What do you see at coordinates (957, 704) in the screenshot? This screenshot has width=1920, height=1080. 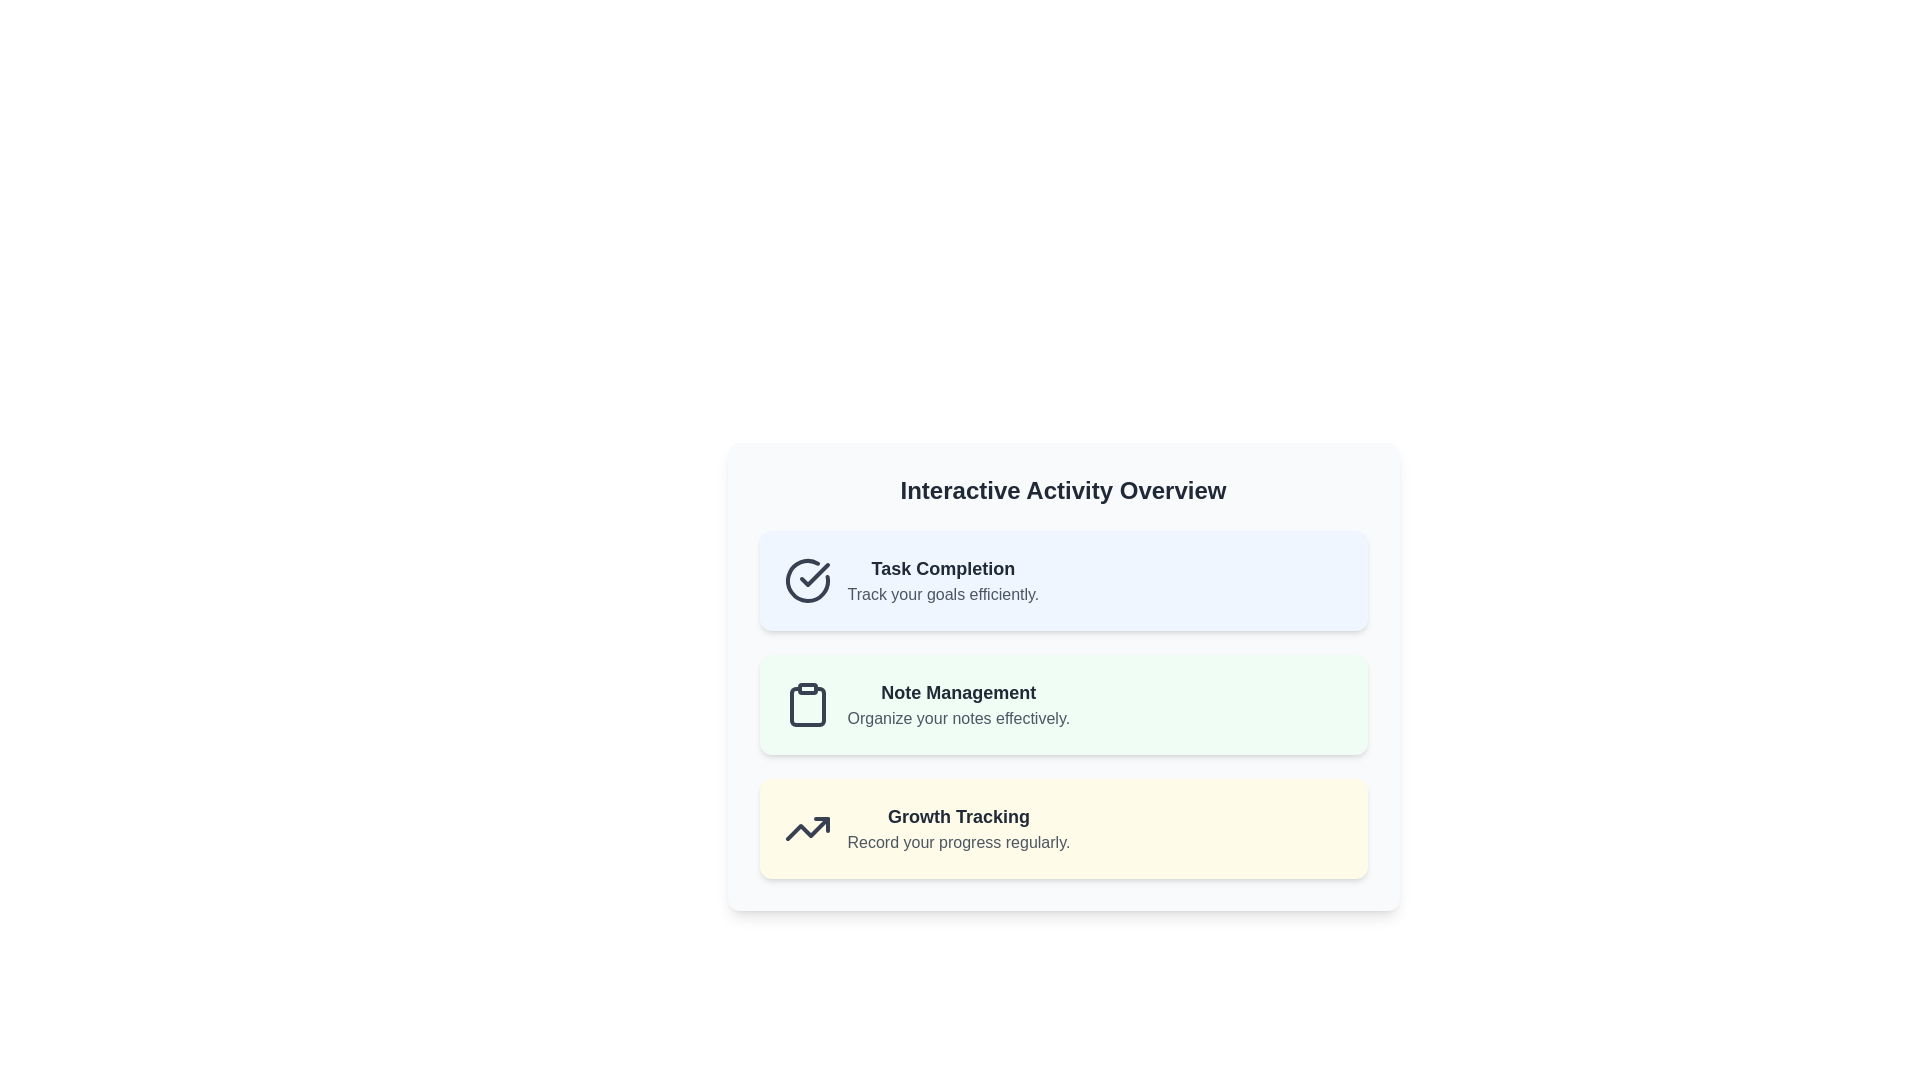 I see `the informational card titled 'Note Management', which is displayed in a bold font with the description 'Organize your notes effectively.'` at bounding box center [957, 704].